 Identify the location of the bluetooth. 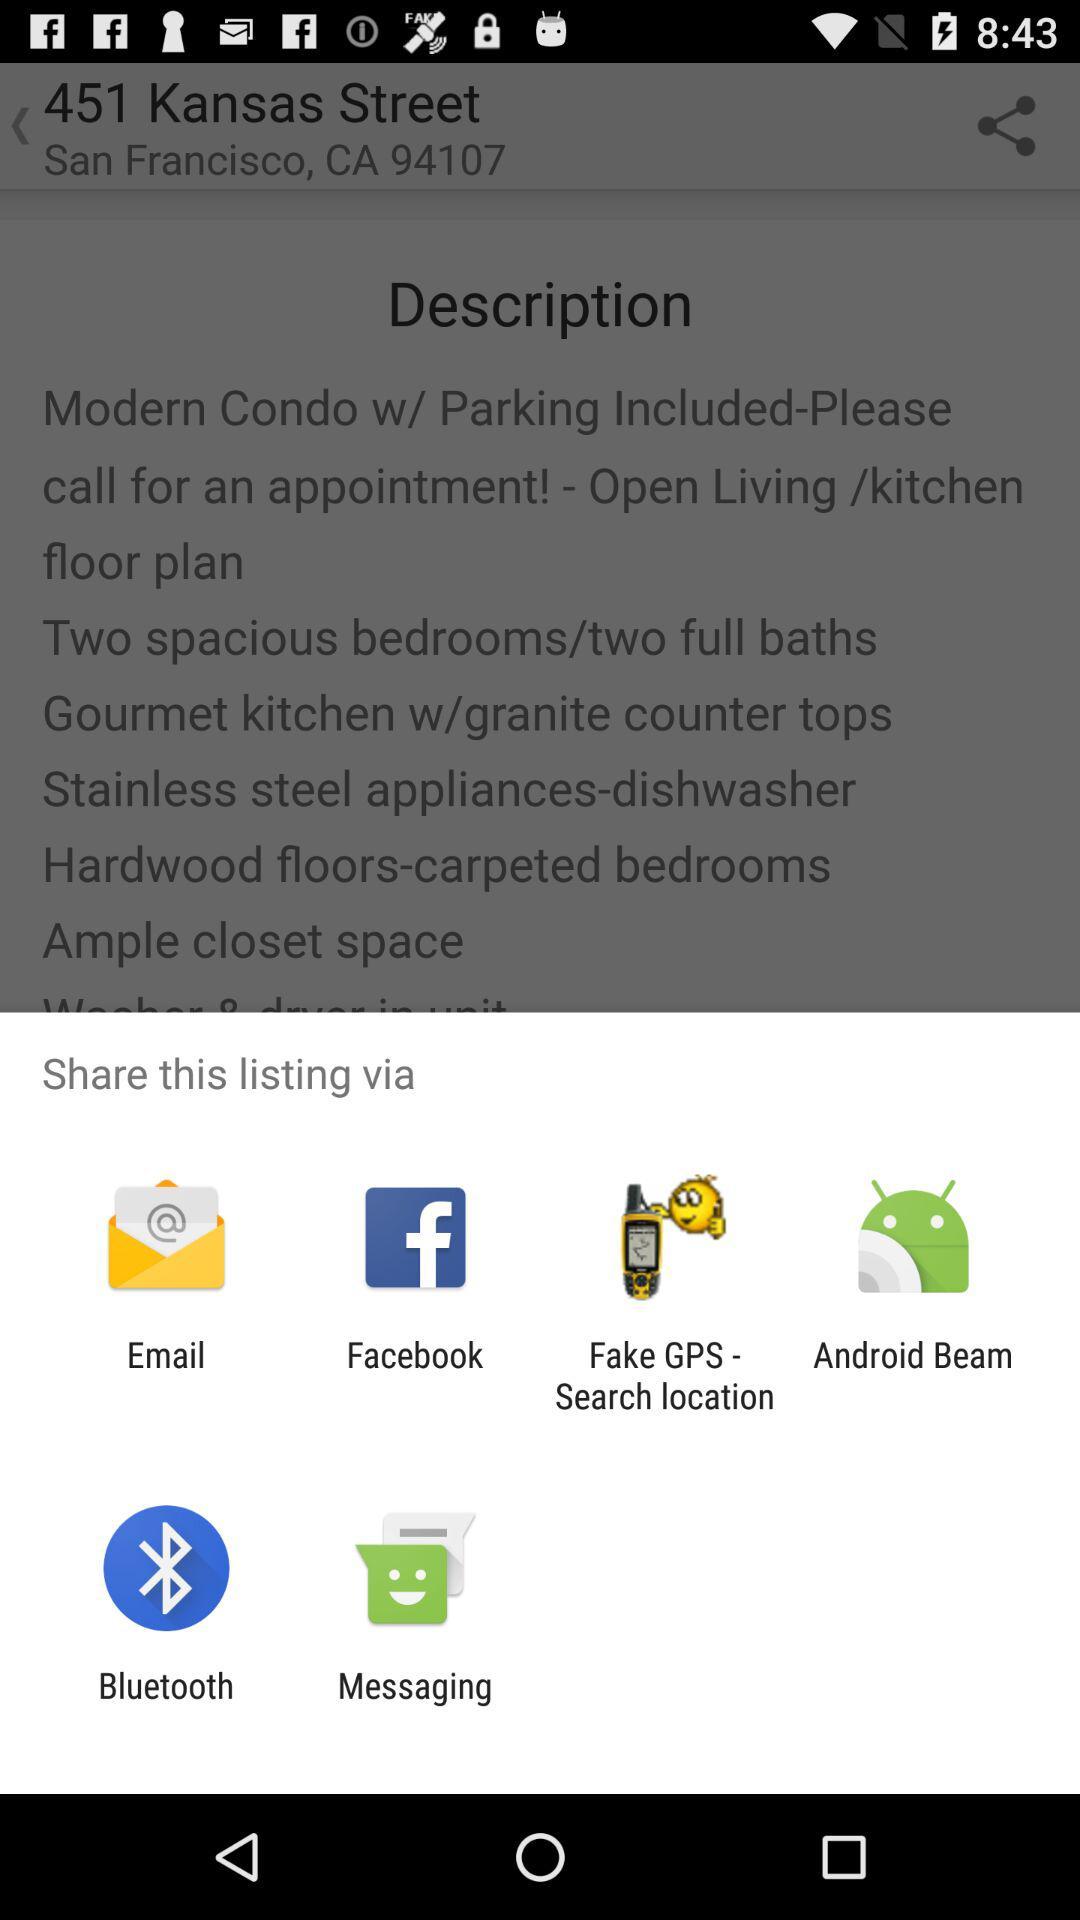
(165, 1705).